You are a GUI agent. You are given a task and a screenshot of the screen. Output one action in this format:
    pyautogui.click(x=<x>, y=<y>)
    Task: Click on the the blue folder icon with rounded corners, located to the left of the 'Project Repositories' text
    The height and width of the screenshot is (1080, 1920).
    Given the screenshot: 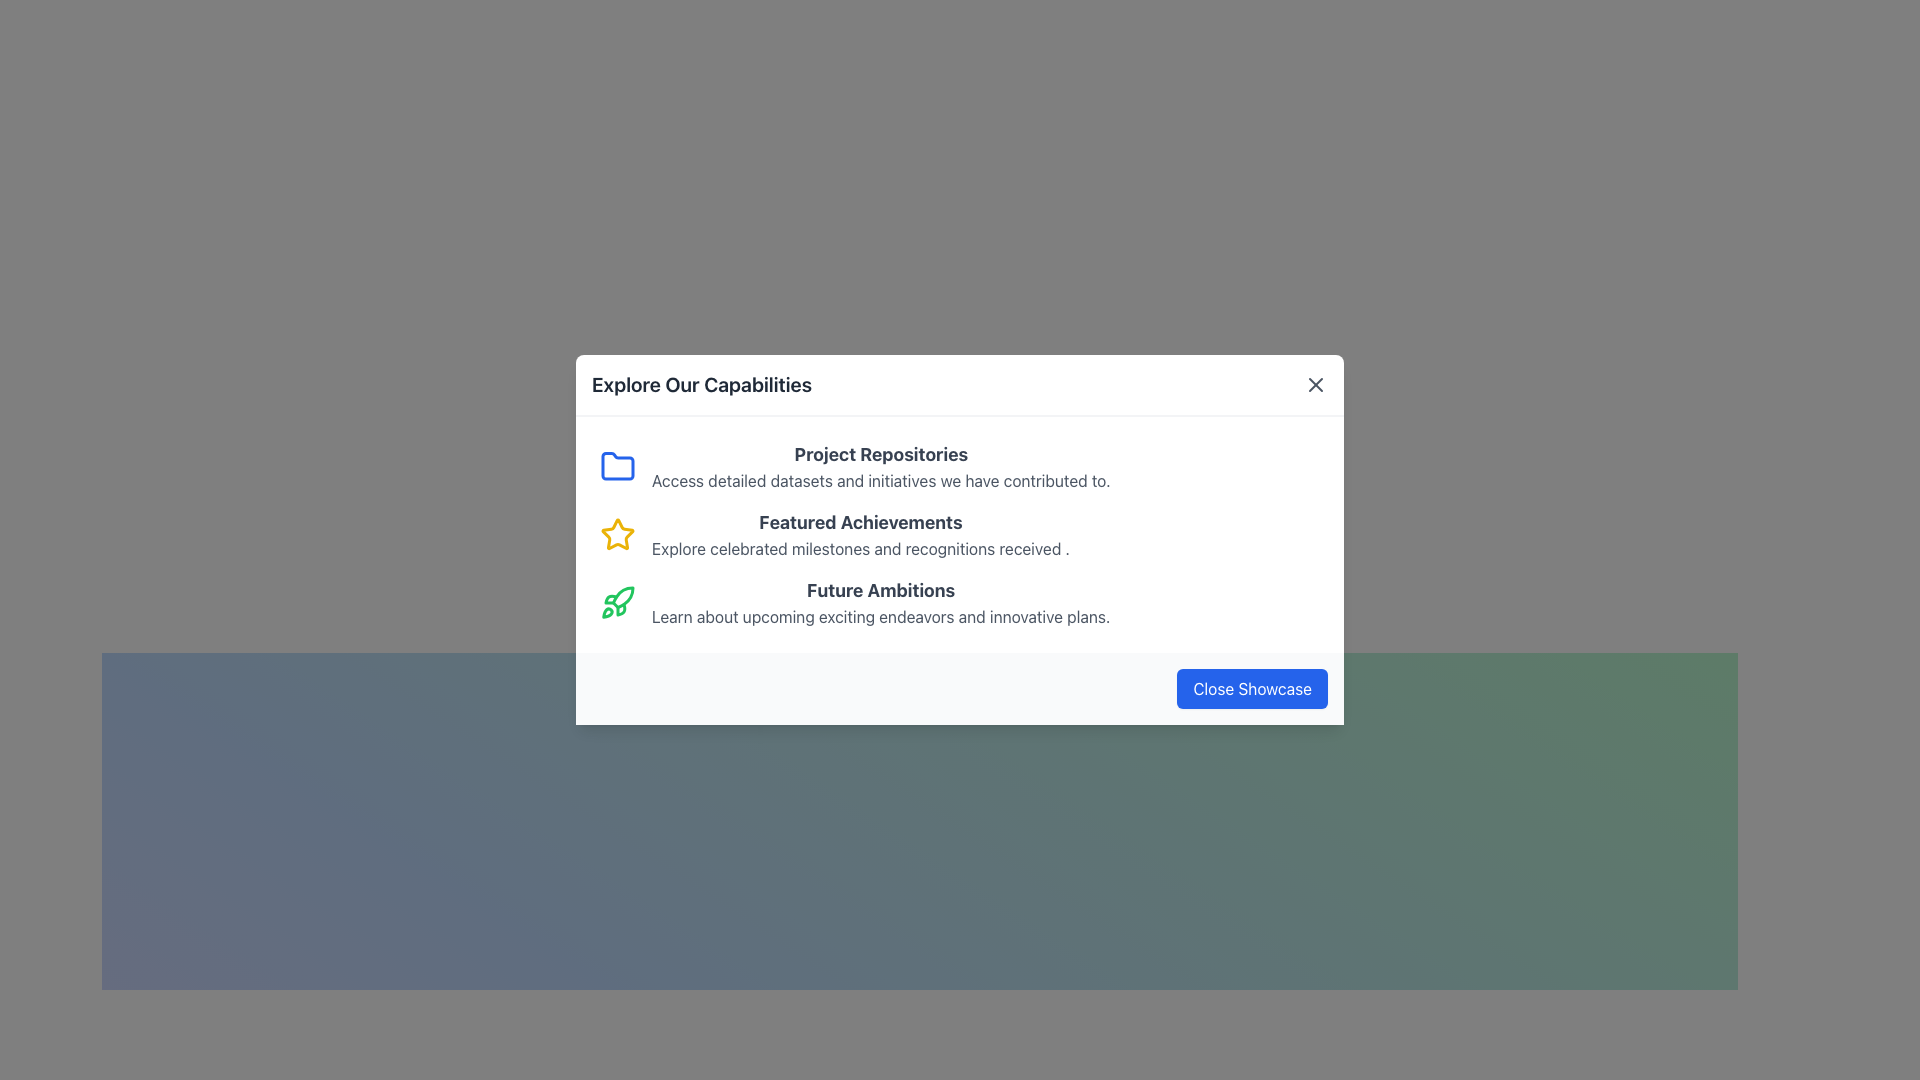 What is the action you would take?
    pyautogui.click(x=617, y=466)
    